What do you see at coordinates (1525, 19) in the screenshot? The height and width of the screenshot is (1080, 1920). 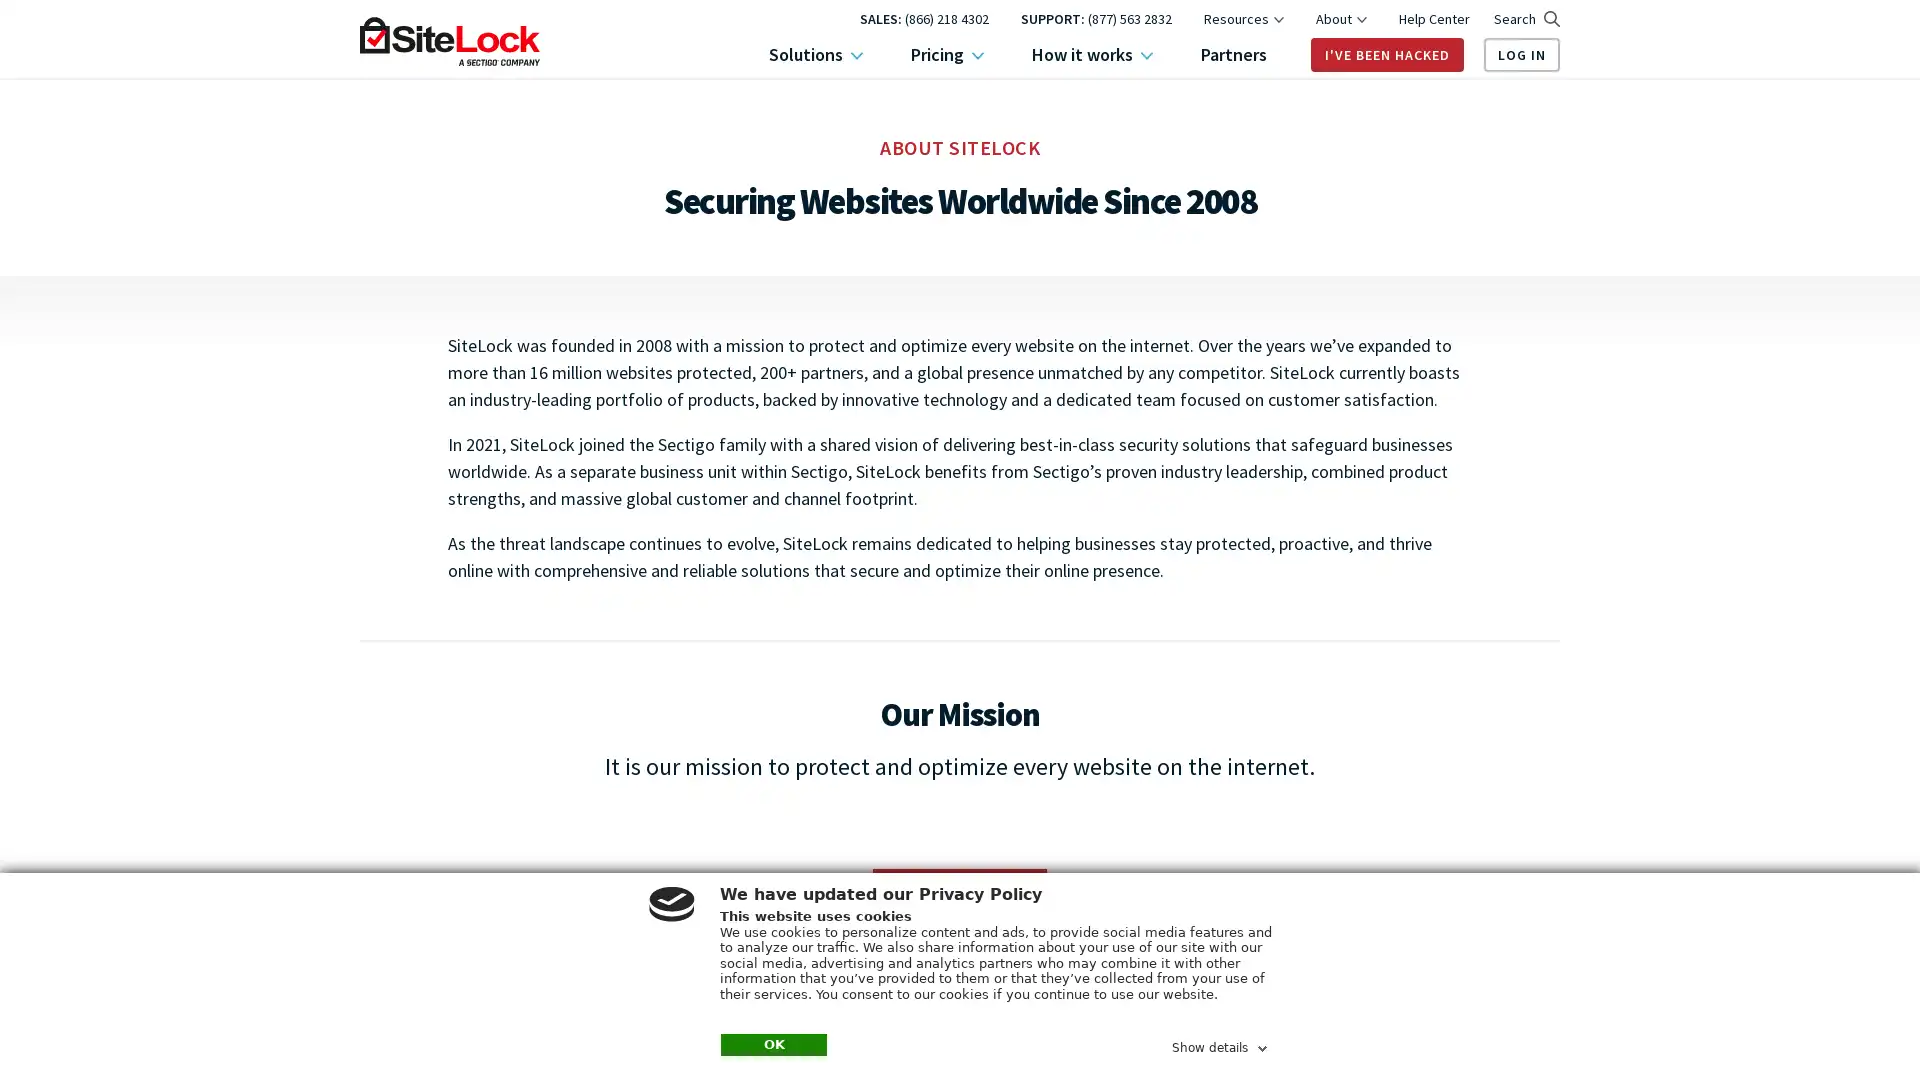 I see `Search` at bounding box center [1525, 19].